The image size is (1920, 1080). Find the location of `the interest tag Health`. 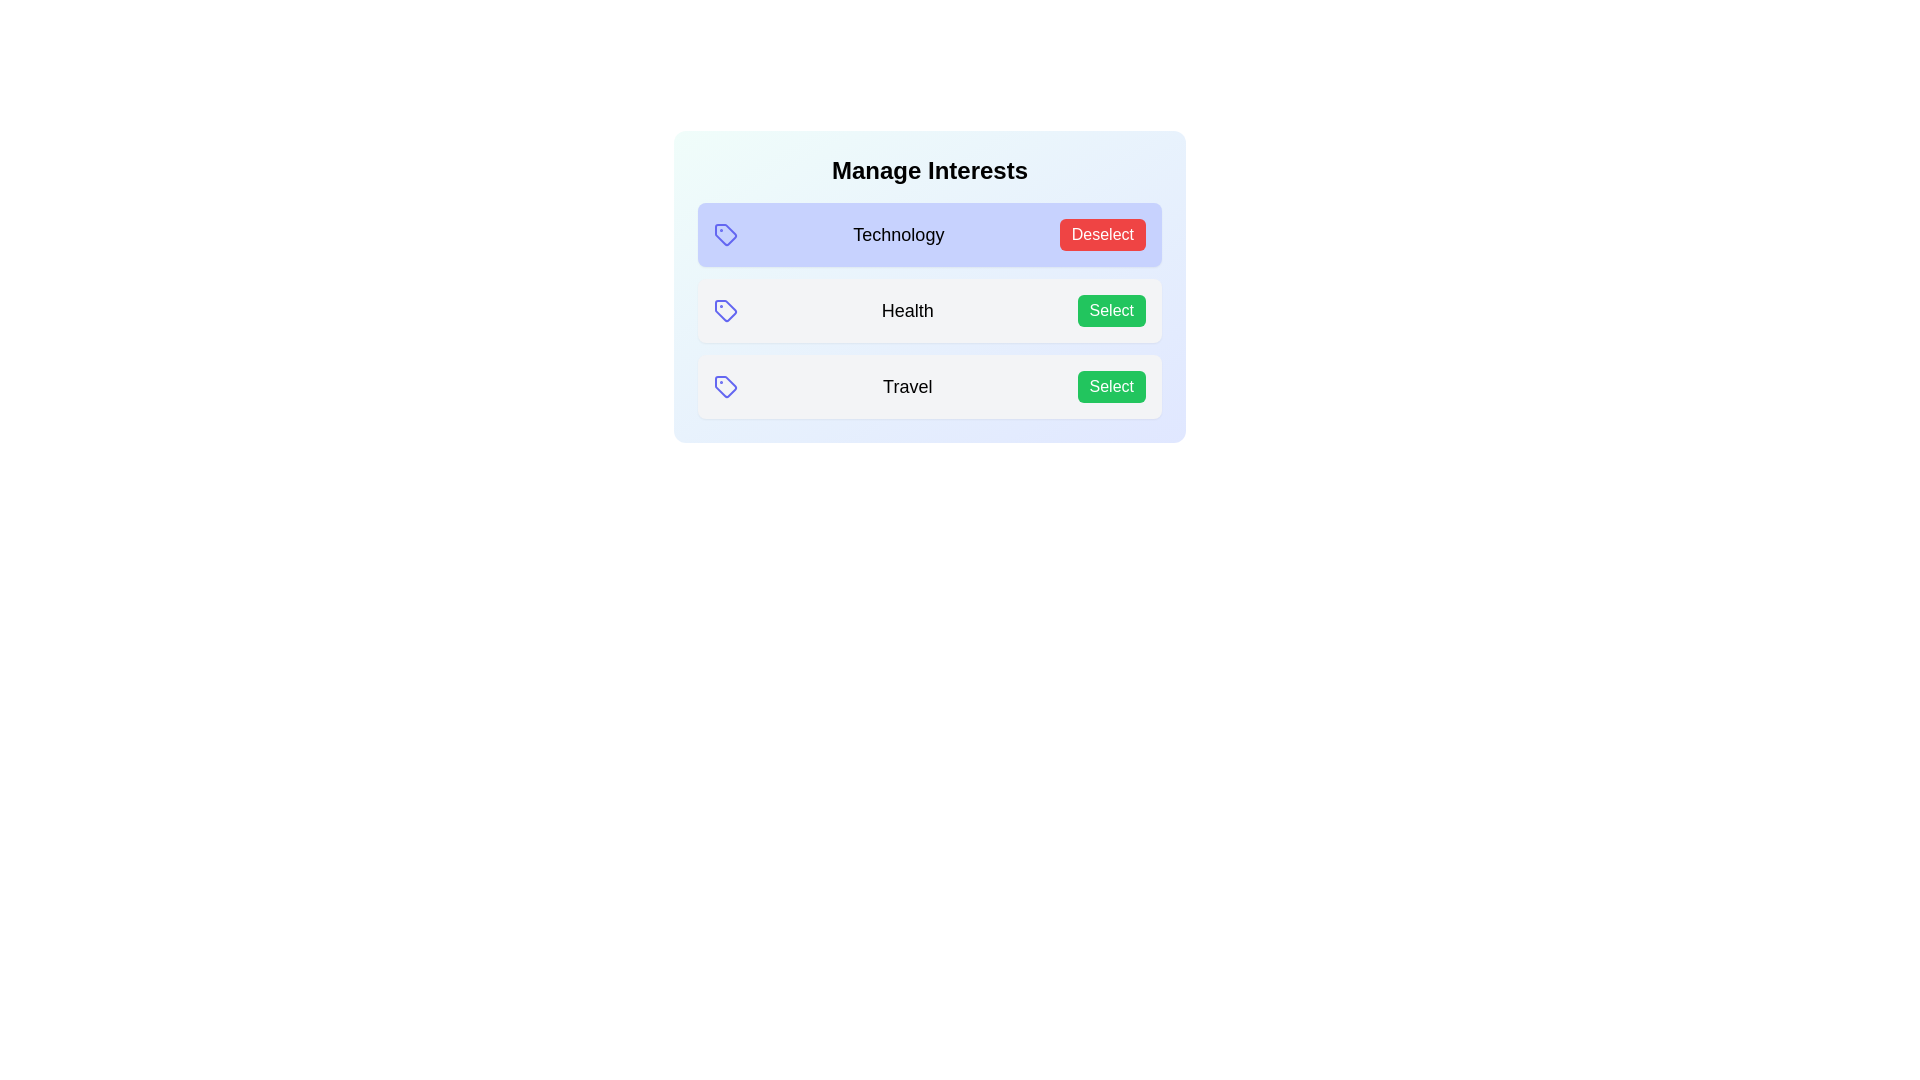

the interest tag Health is located at coordinates (1110, 311).